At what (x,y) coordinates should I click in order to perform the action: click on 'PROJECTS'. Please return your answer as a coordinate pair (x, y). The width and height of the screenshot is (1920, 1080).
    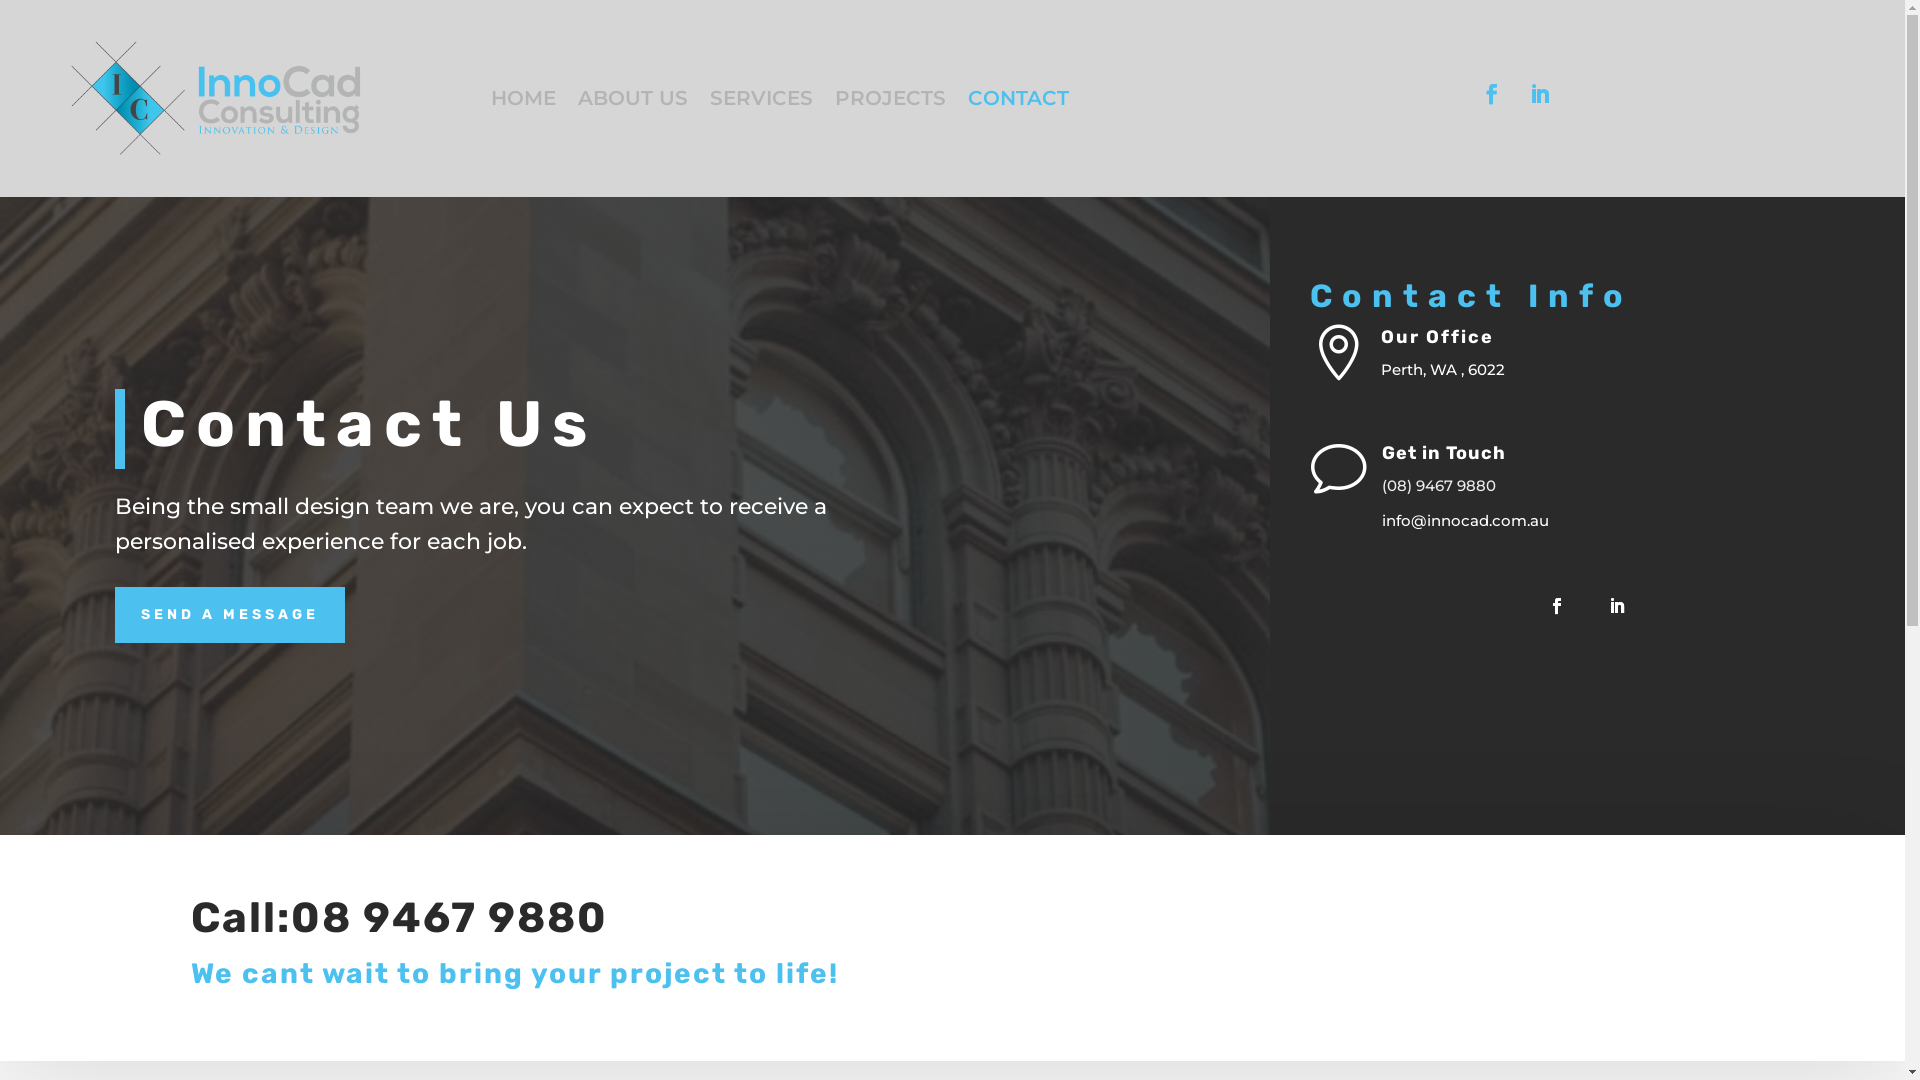
    Looking at the image, I should click on (835, 101).